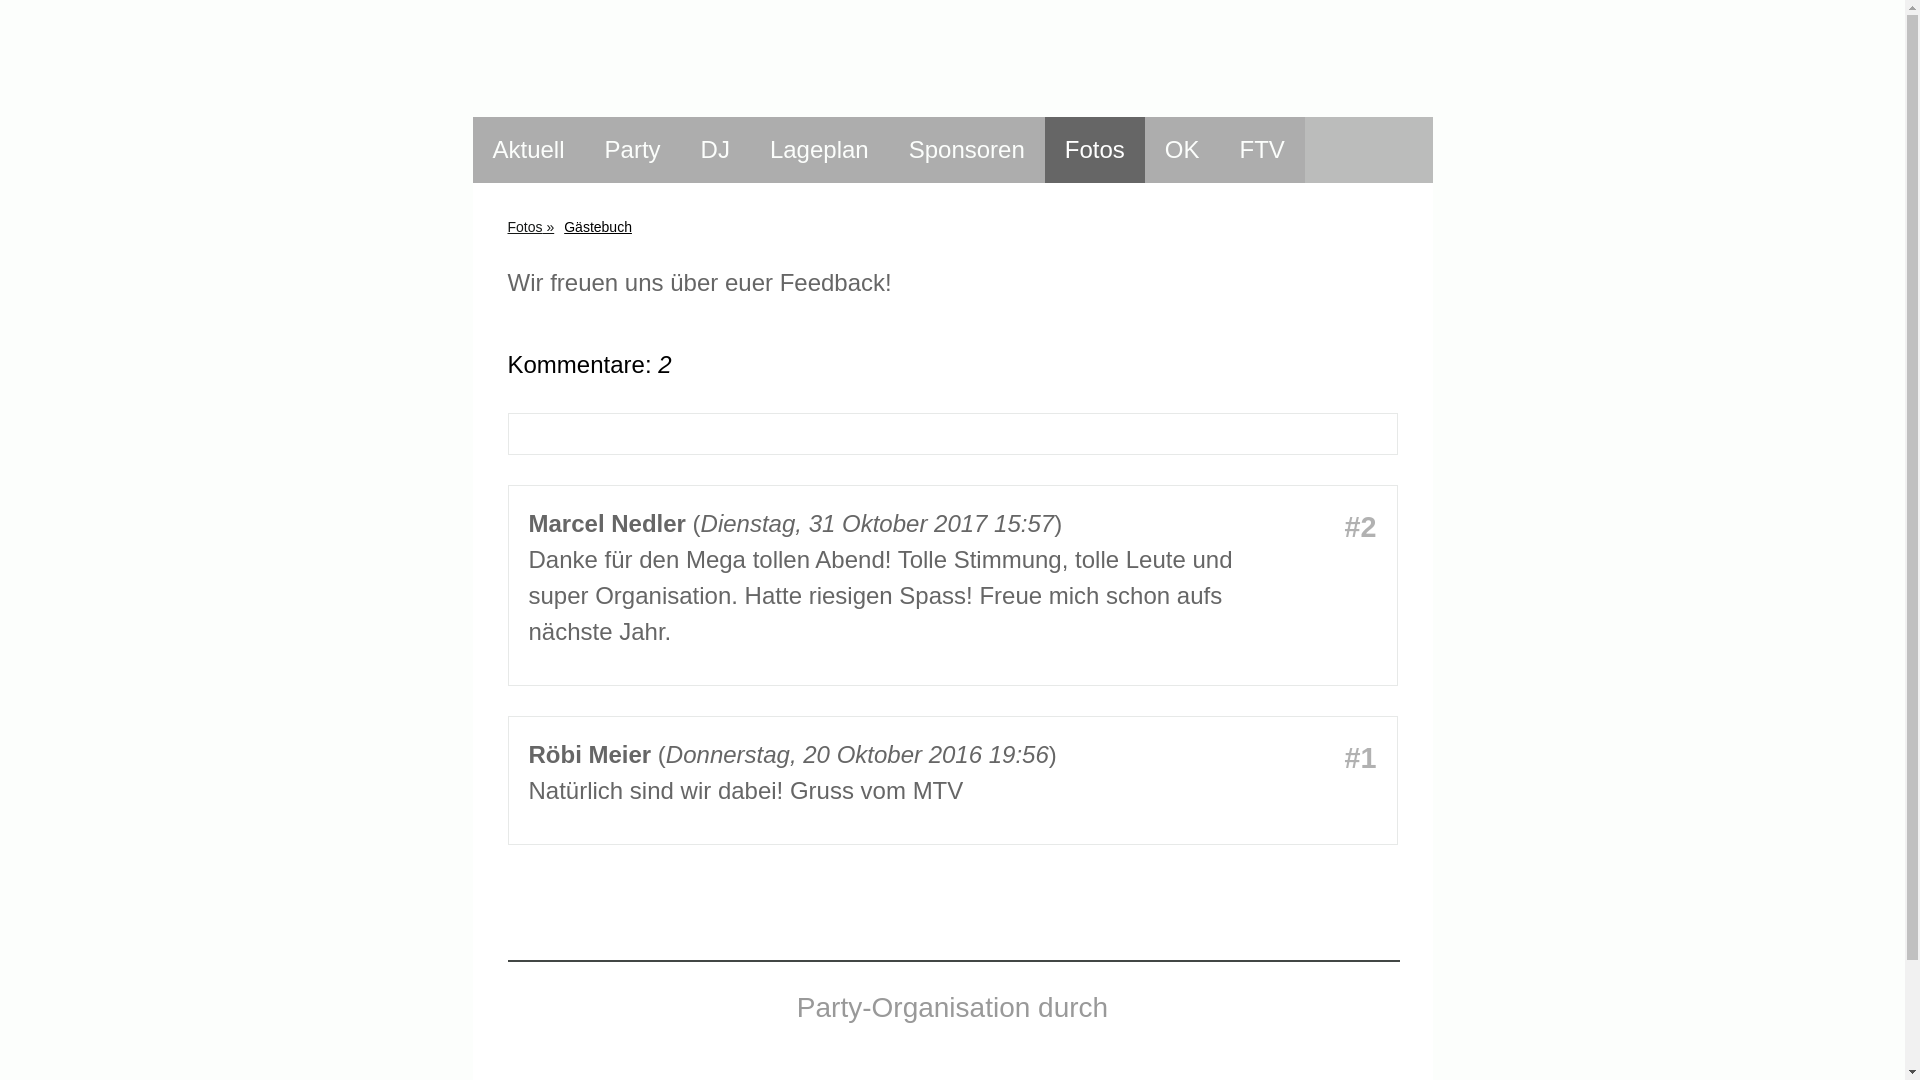  I want to click on 'Aktuell', so click(528, 149).